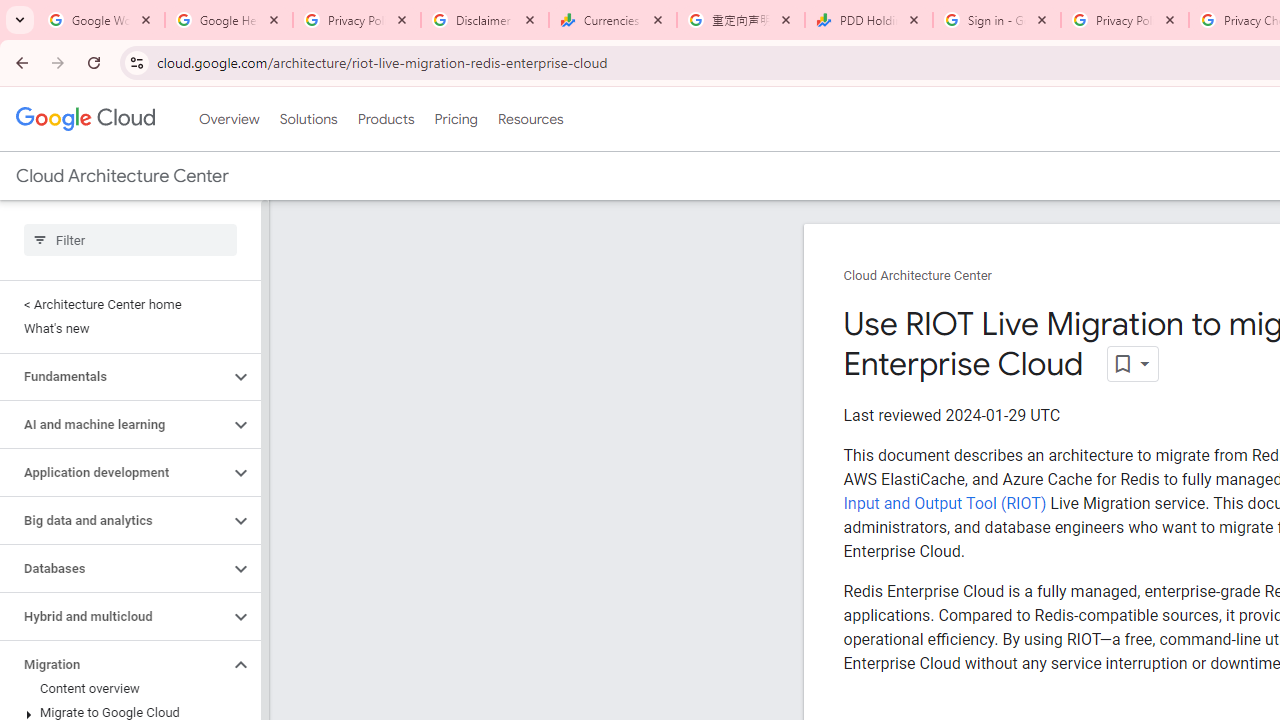 The image size is (1280, 720). Describe the element at coordinates (113, 569) in the screenshot. I see `'Databases'` at that location.